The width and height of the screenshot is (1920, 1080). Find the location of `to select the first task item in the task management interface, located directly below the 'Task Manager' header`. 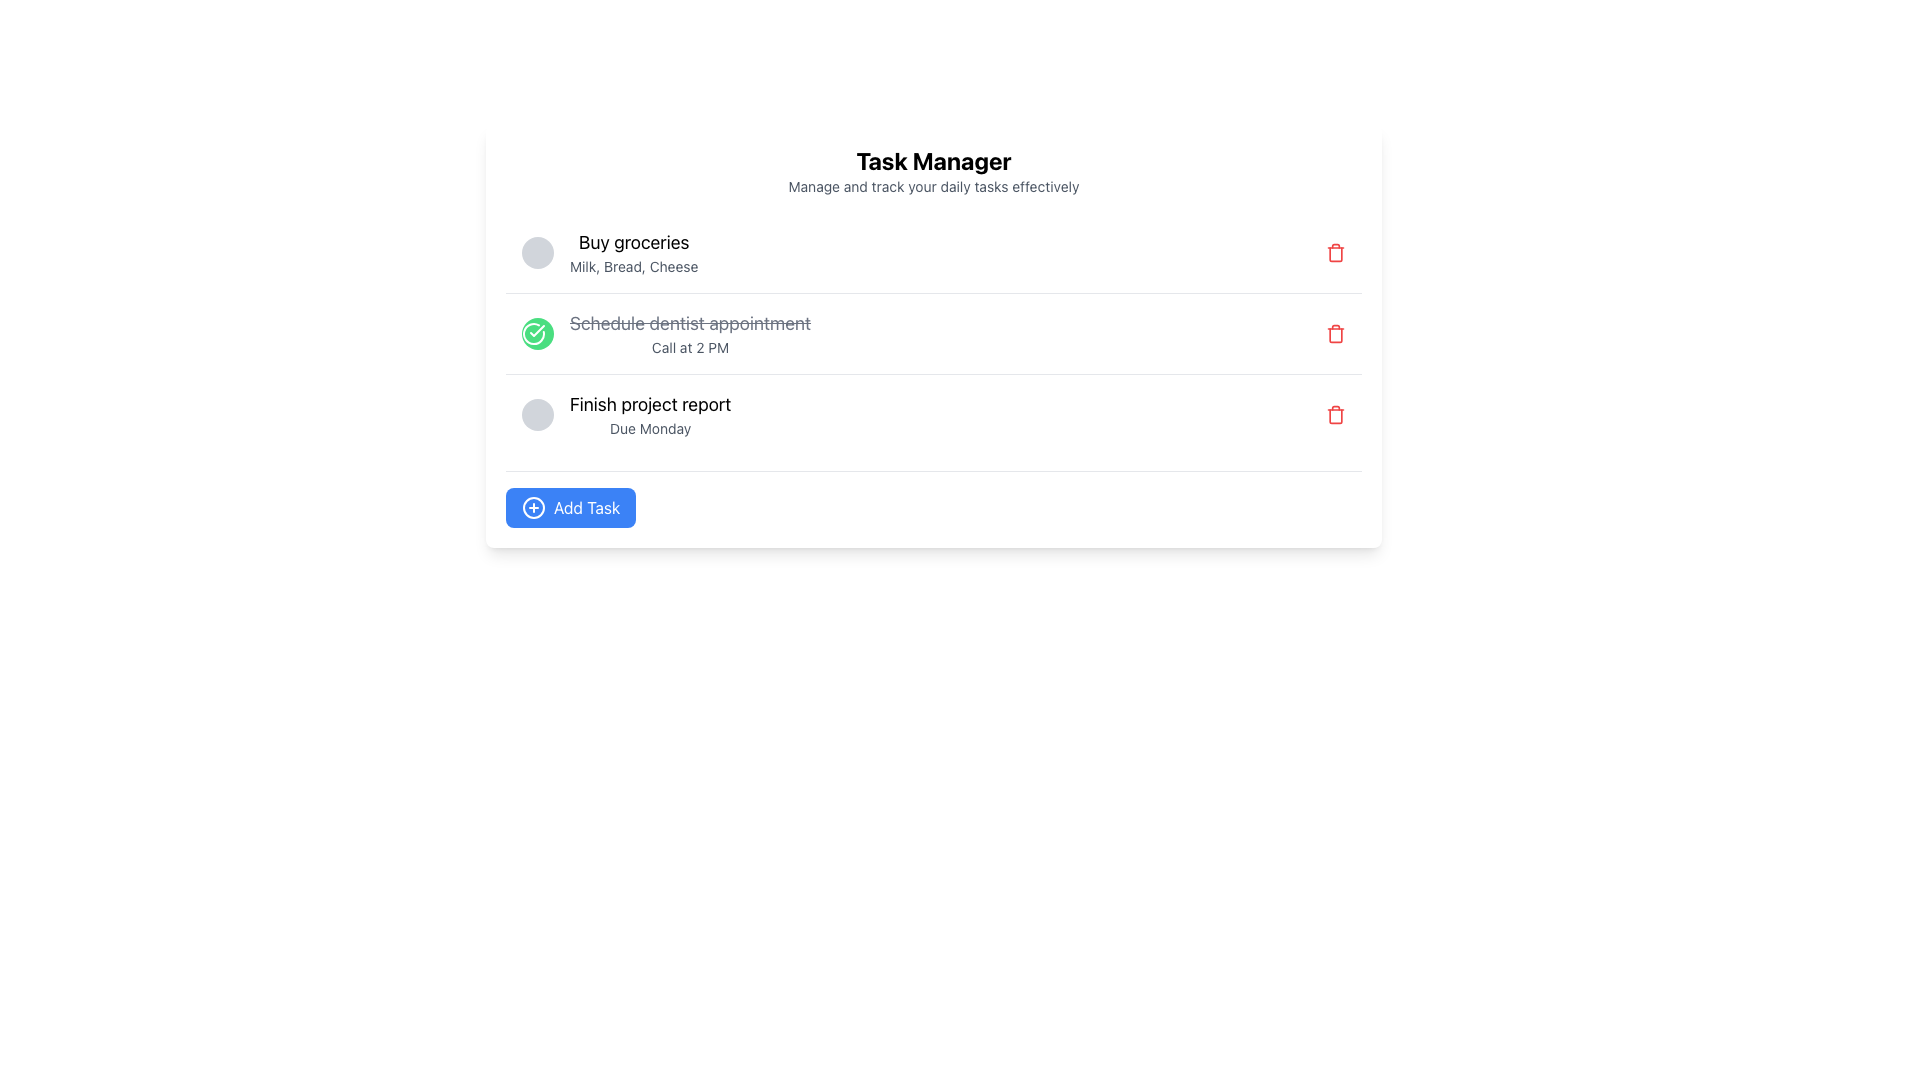

to select the first task item in the task management interface, located directly below the 'Task Manager' header is located at coordinates (609, 252).